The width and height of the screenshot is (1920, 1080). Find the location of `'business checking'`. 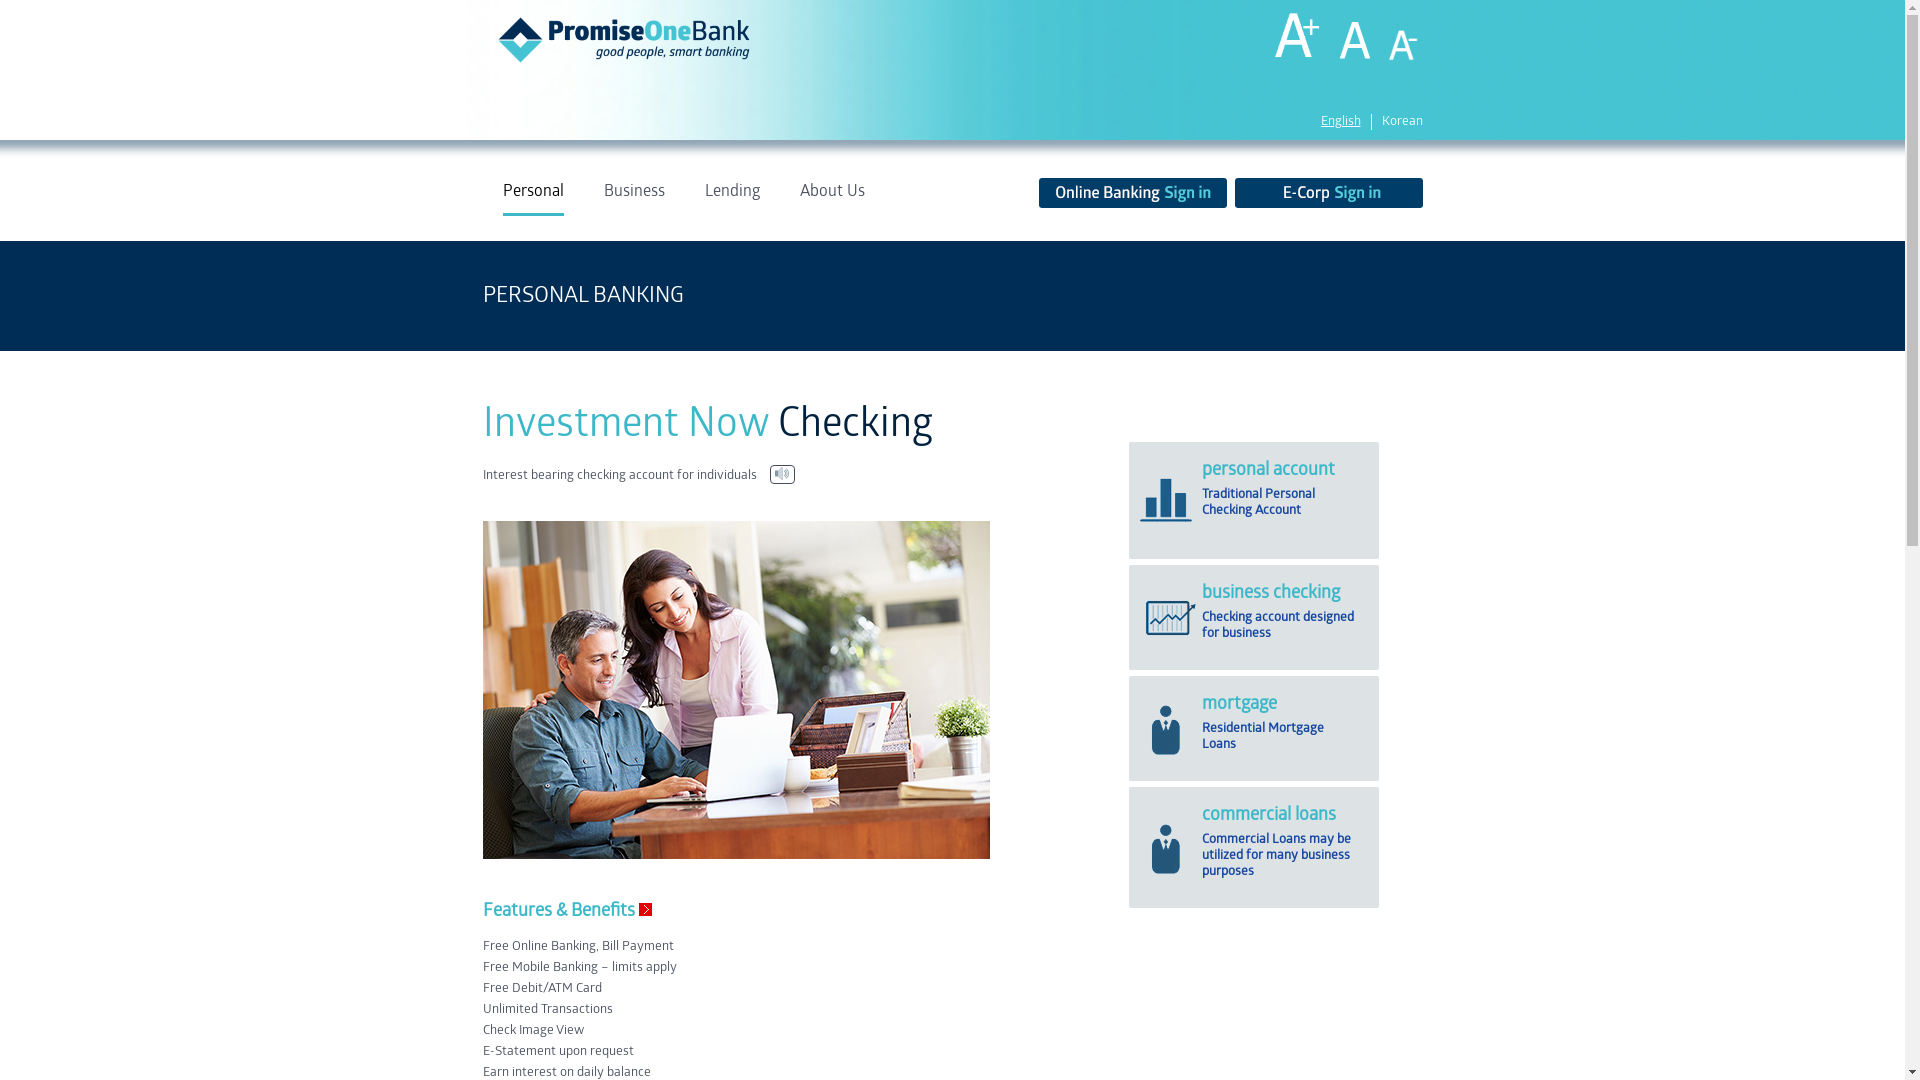

'business checking' is located at coordinates (1270, 592).